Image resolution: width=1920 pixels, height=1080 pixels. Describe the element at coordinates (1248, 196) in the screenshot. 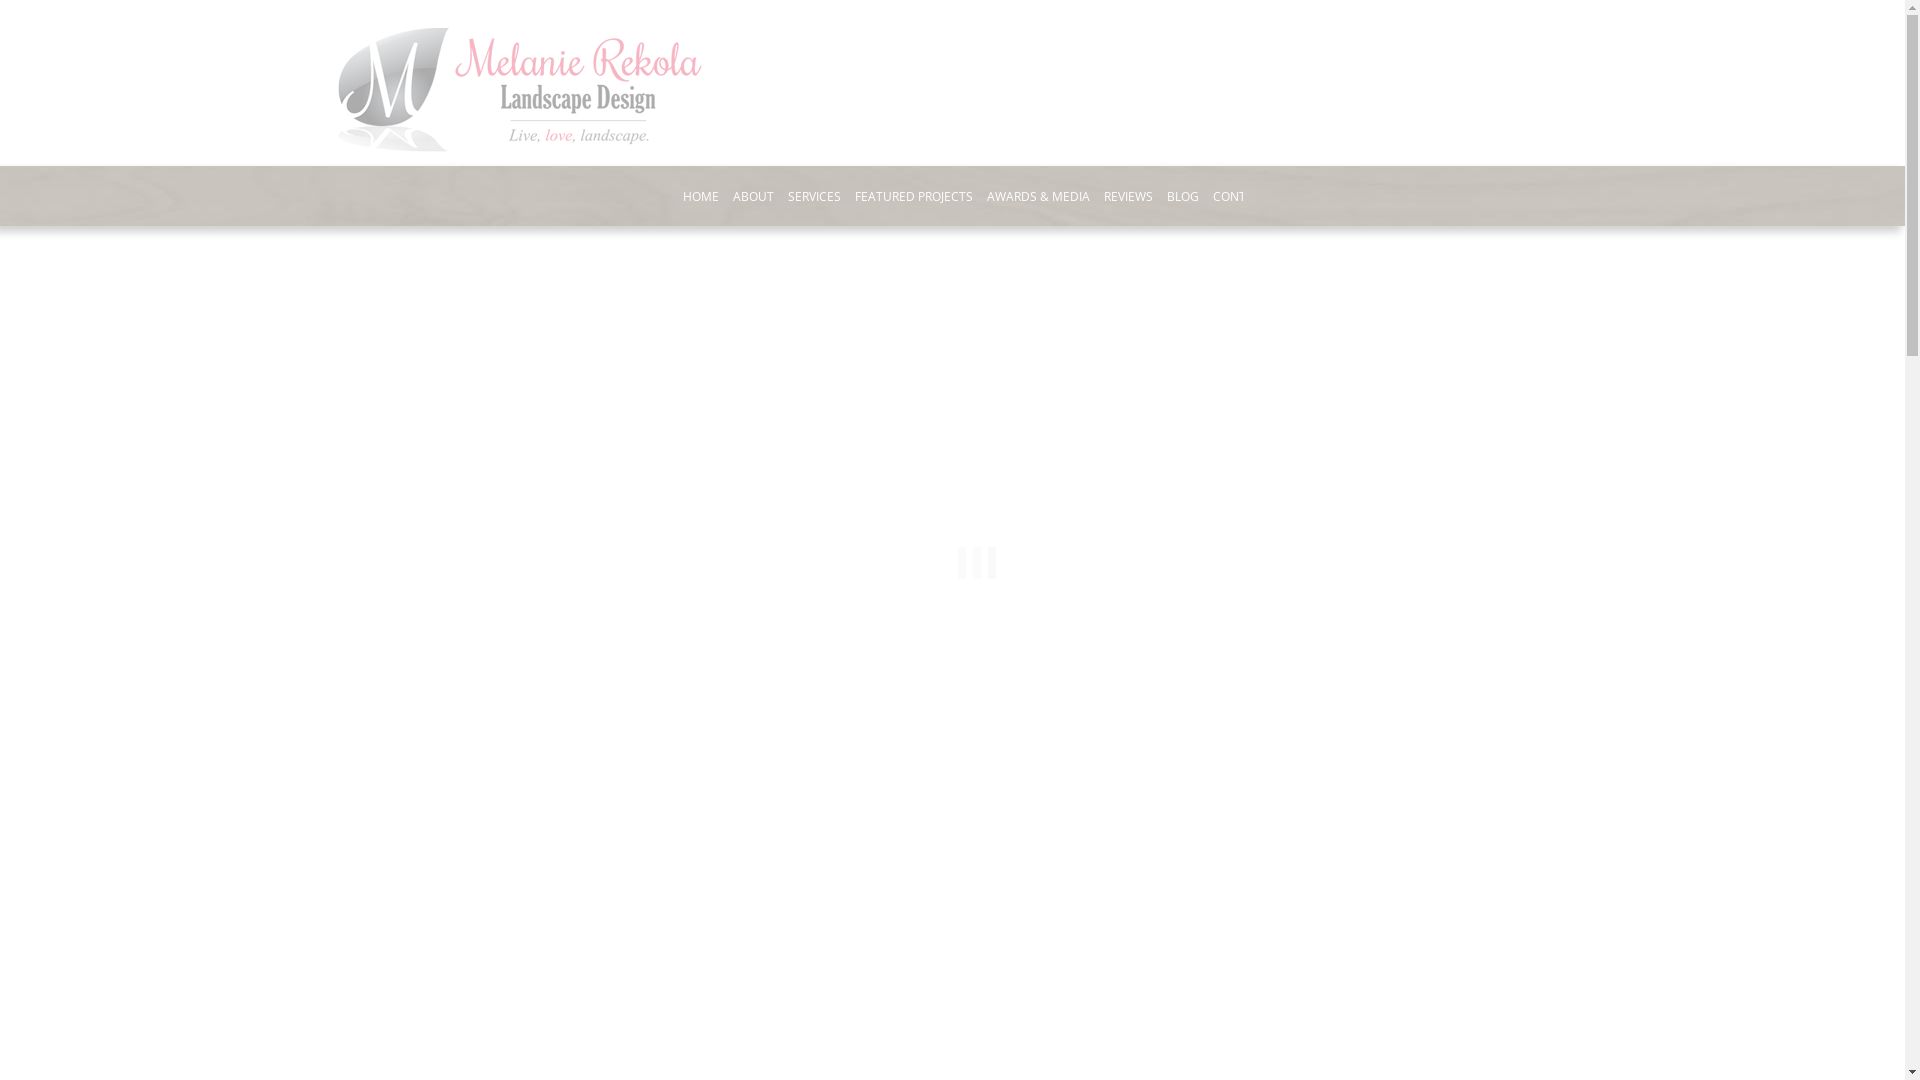

I see `'CONTACT US'` at that location.